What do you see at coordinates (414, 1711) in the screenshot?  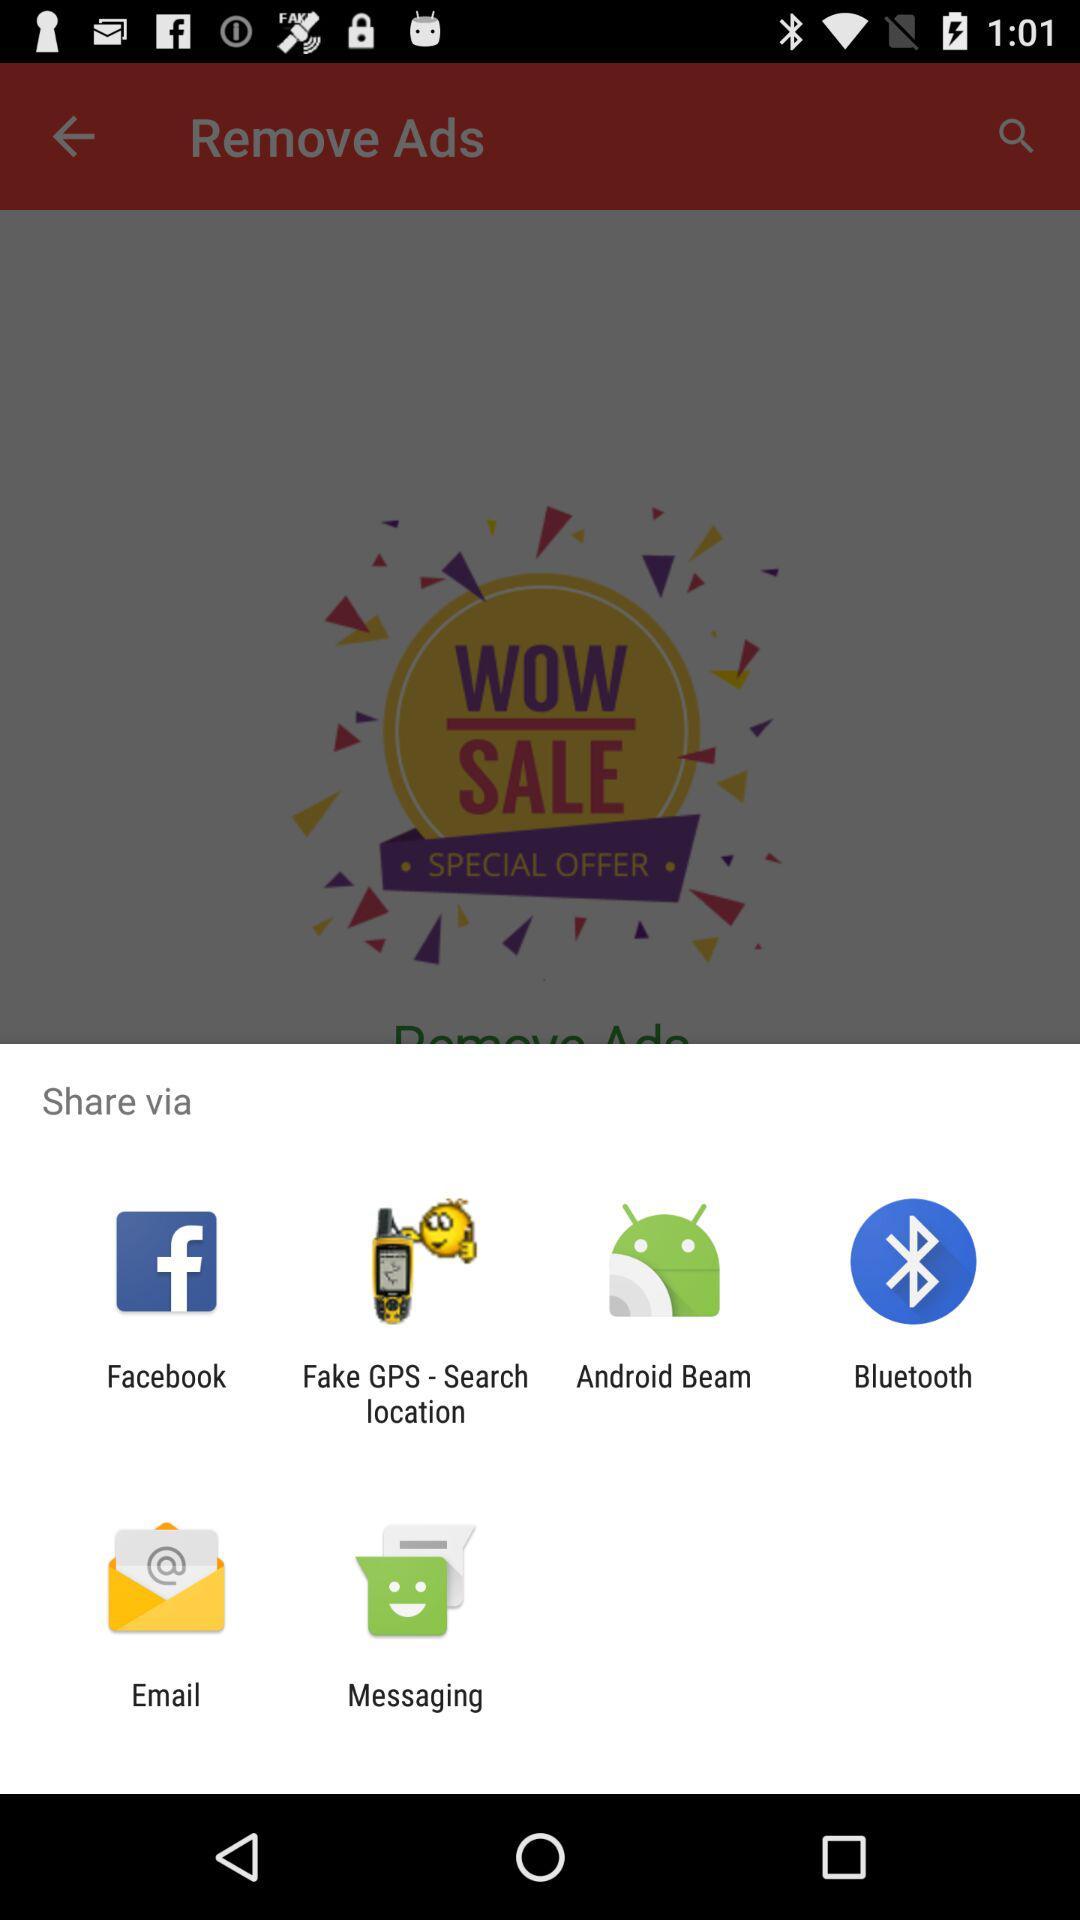 I see `the app to the right of the email icon` at bounding box center [414, 1711].